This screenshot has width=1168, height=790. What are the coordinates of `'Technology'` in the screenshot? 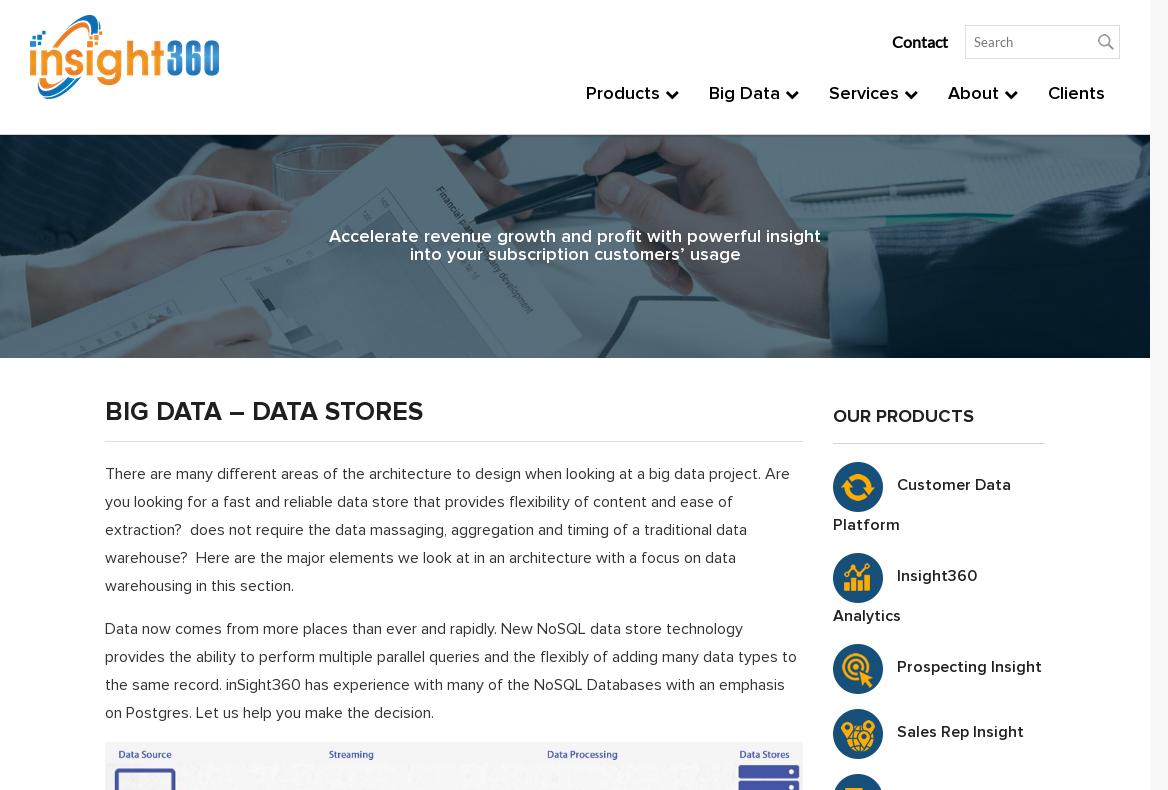 It's located at (989, 221).